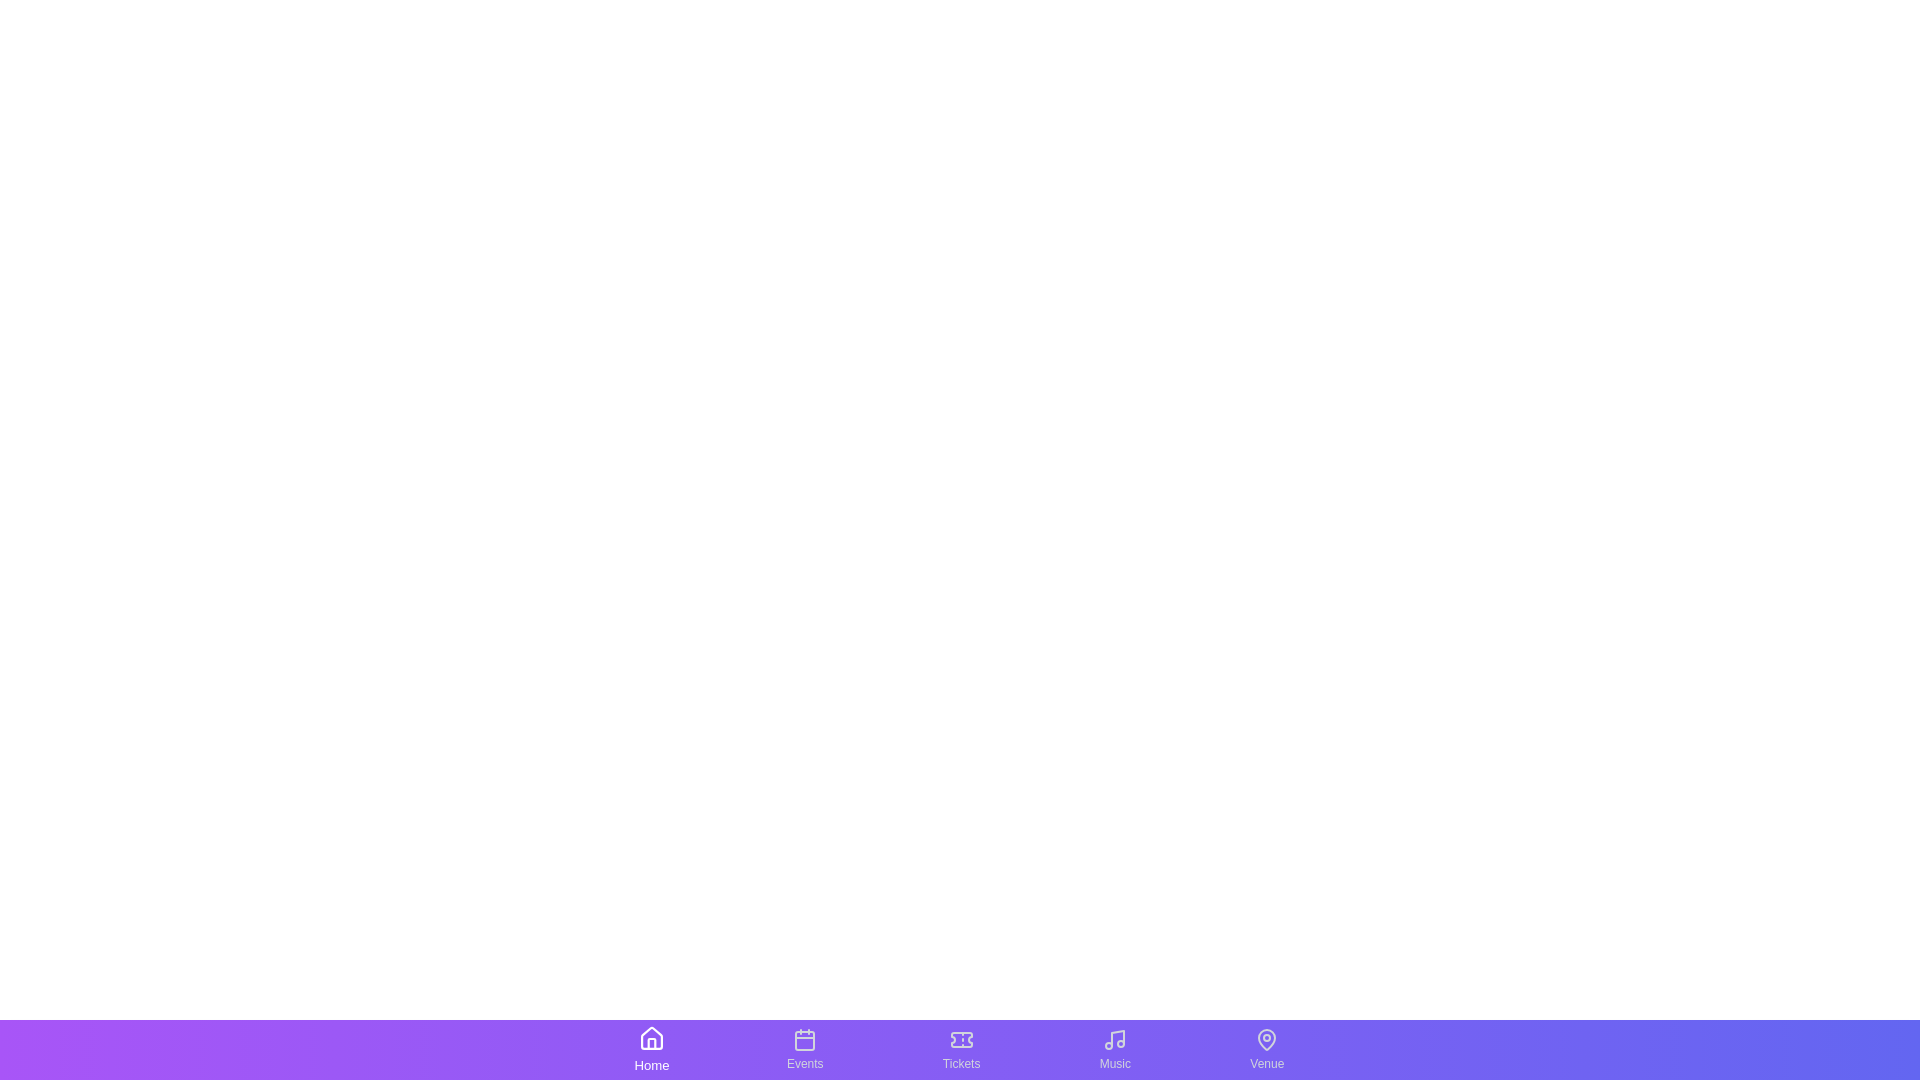 This screenshot has width=1920, height=1080. What do you see at coordinates (1266, 1048) in the screenshot?
I see `the tab labeled Venue to observe the visual changes` at bounding box center [1266, 1048].